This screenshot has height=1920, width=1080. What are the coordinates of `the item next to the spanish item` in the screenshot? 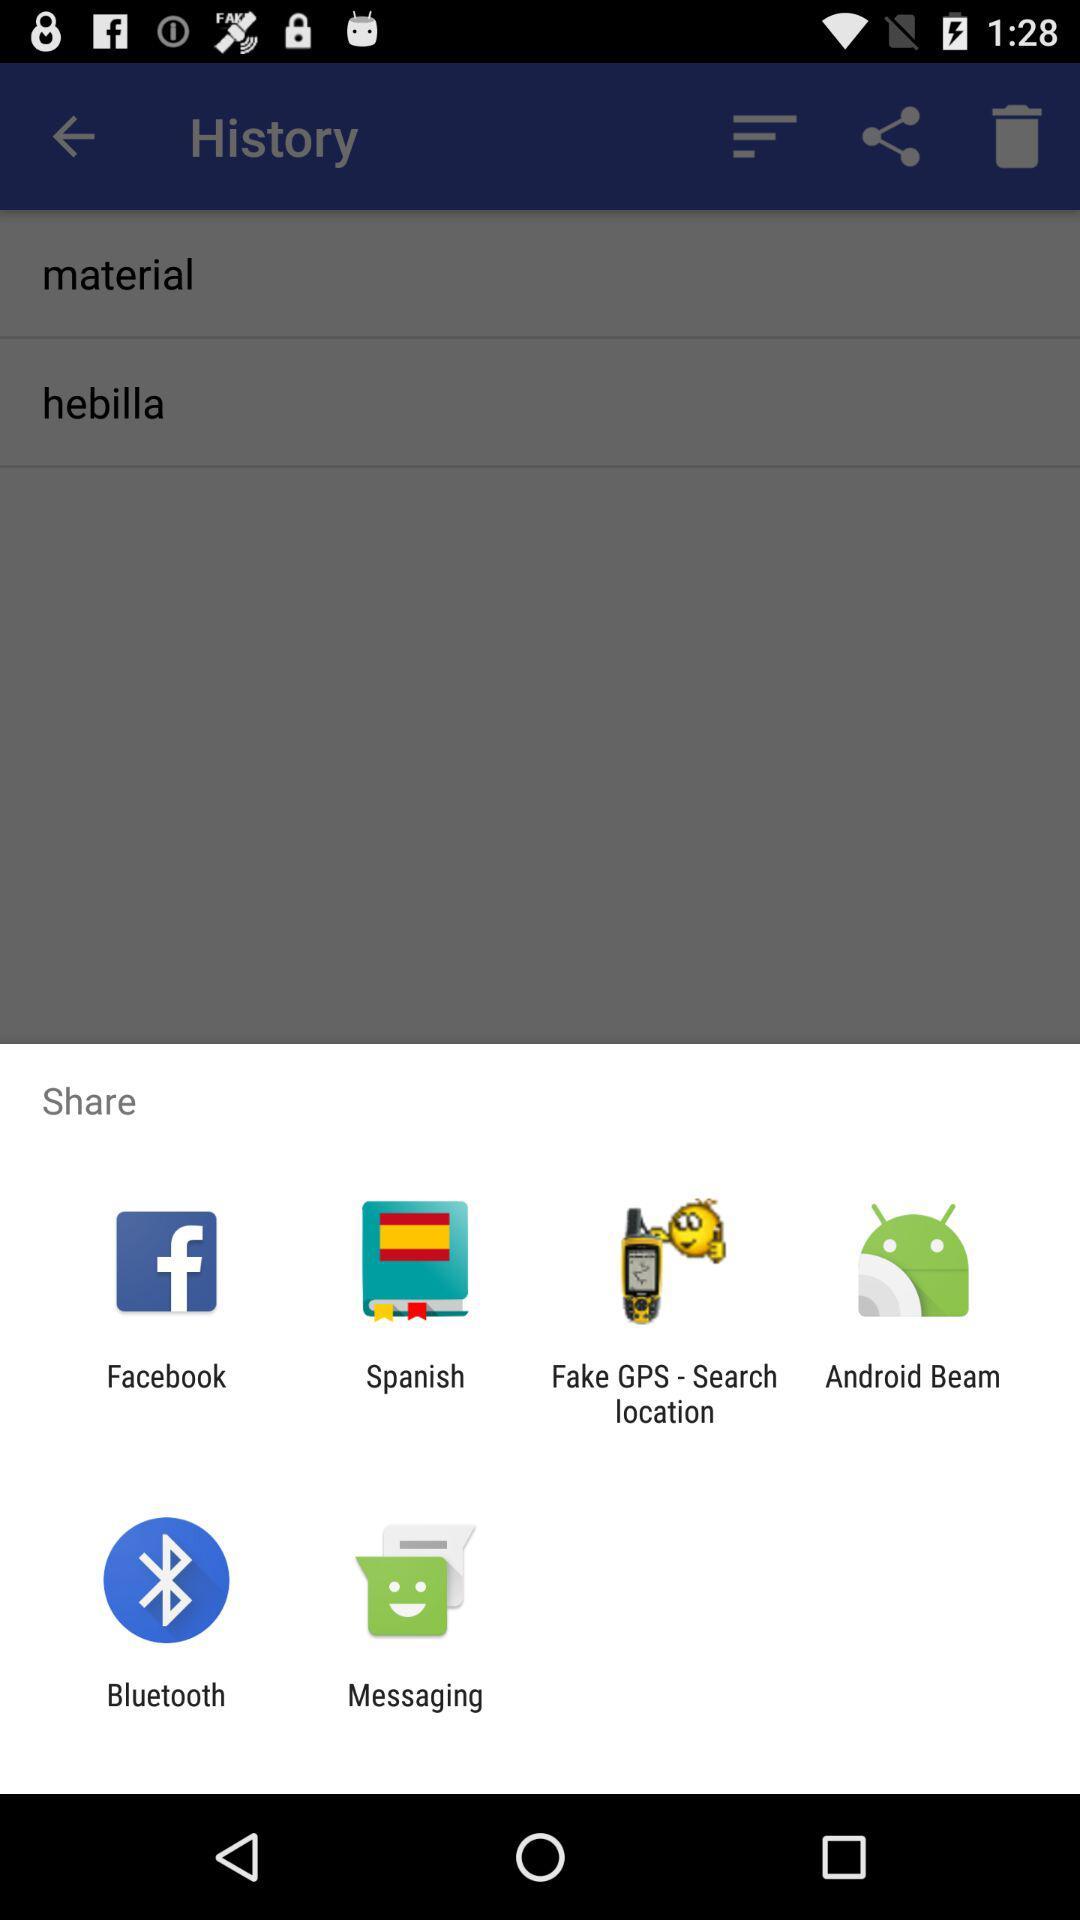 It's located at (165, 1392).